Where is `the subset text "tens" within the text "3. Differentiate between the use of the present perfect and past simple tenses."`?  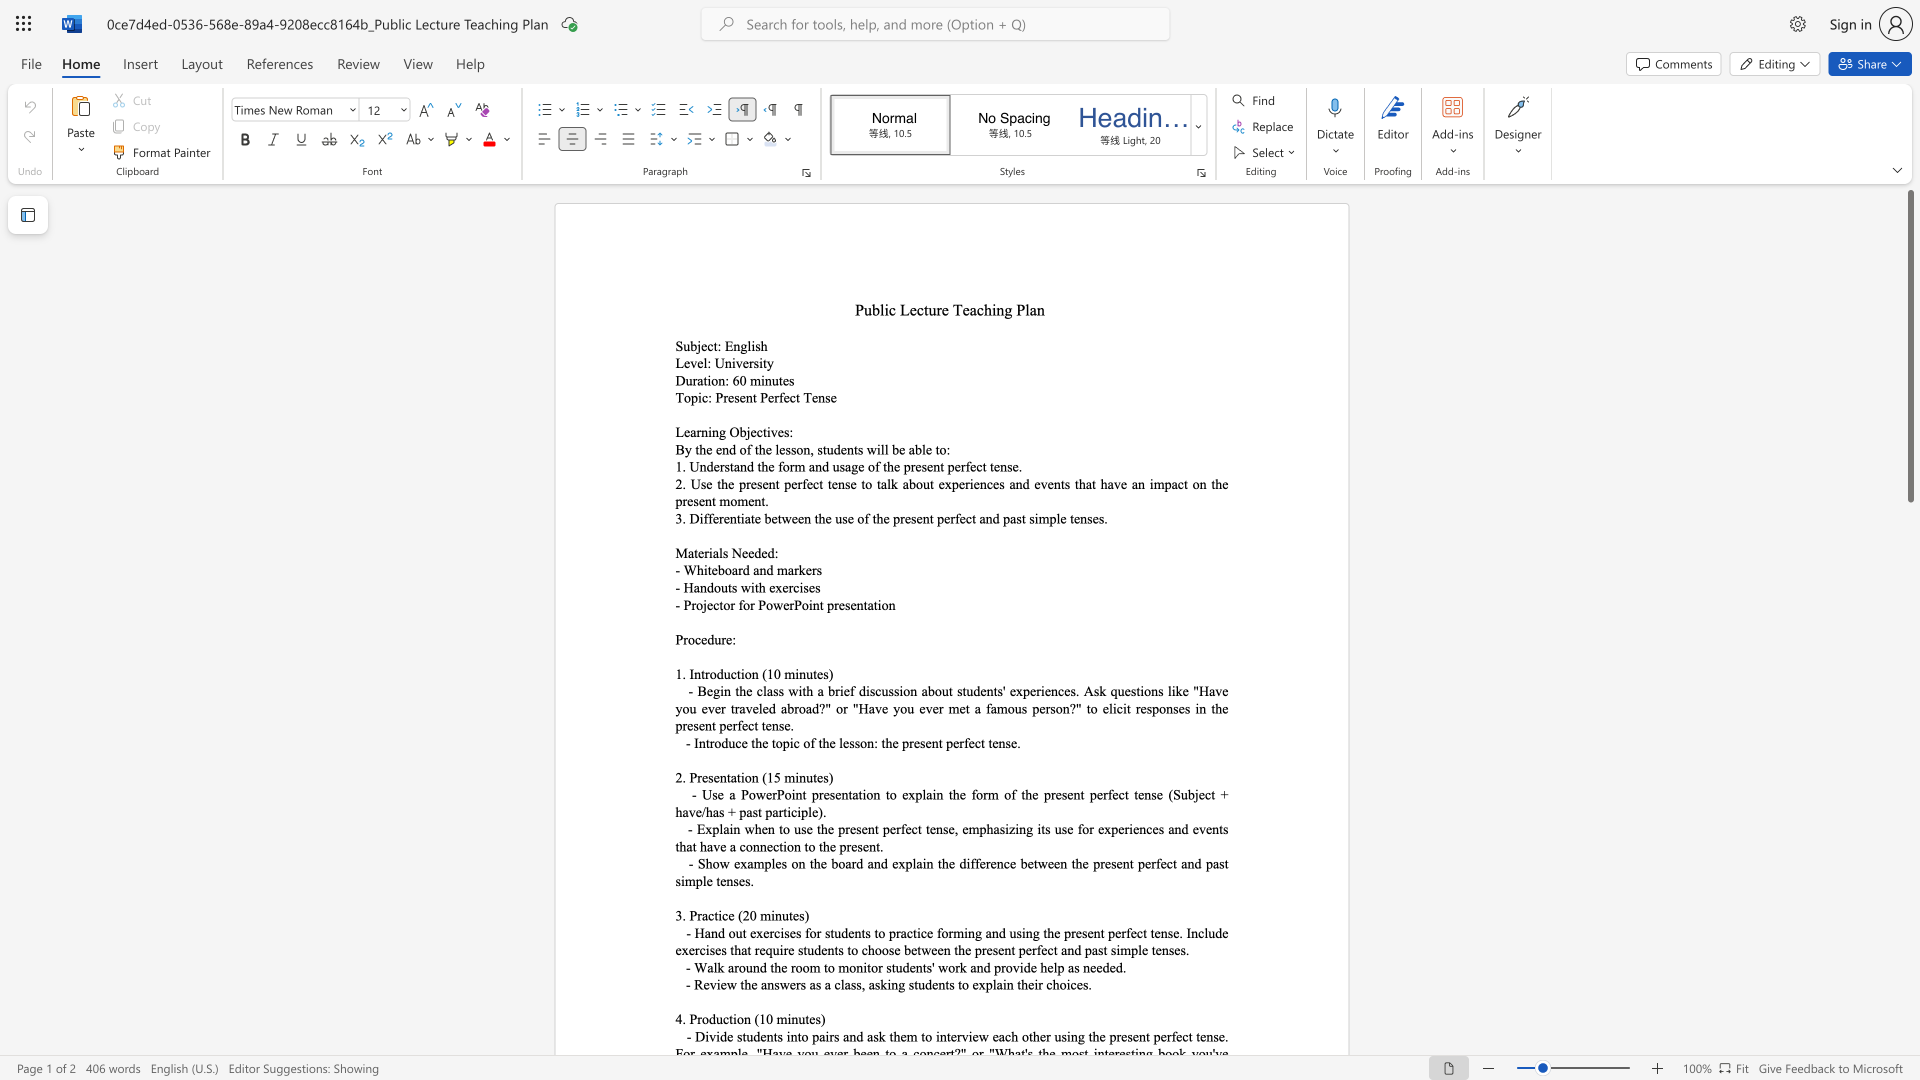 the subset text "tens" within the text "3. Differentiate between the use of the present perfect and past simple tenses." is located at coordinates (1069, 517).